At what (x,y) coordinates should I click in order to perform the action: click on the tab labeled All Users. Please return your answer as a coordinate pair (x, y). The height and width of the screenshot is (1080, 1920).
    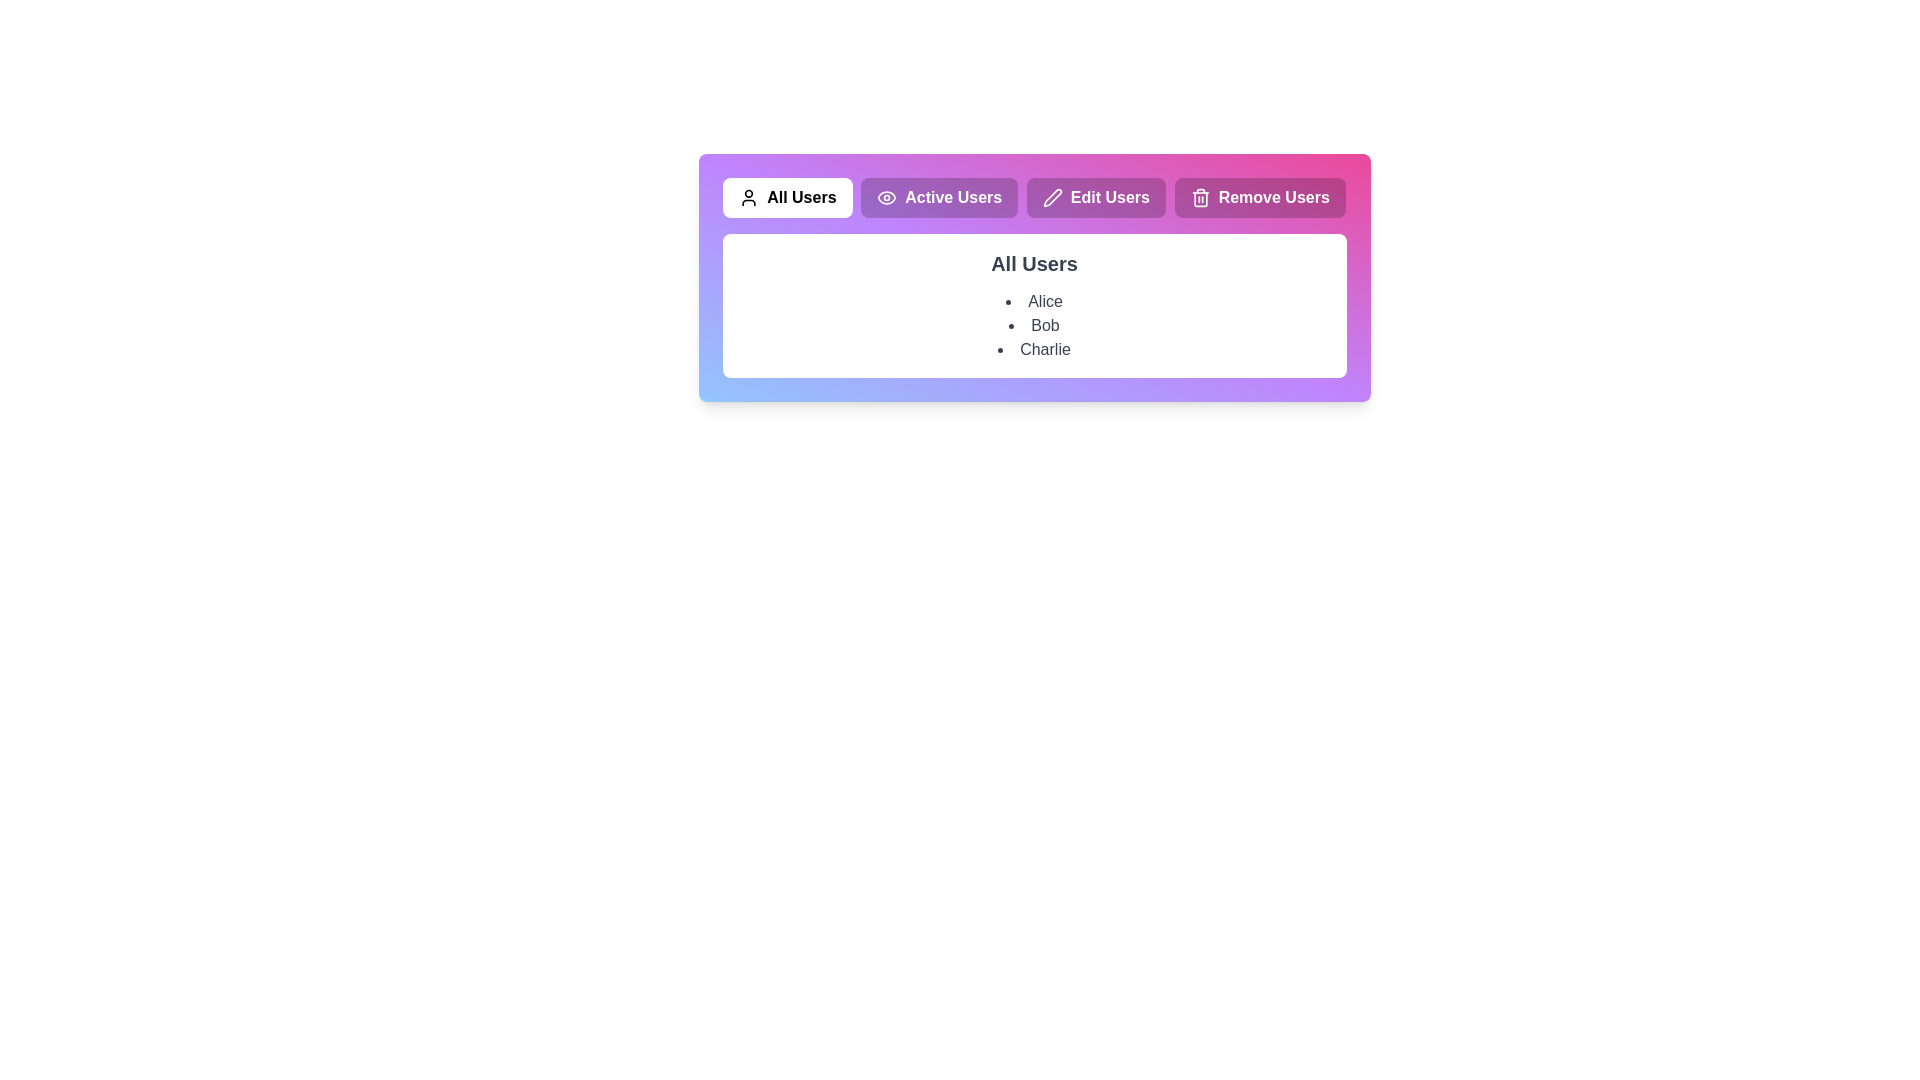
    Looking at the image, I should click on (786, 197).